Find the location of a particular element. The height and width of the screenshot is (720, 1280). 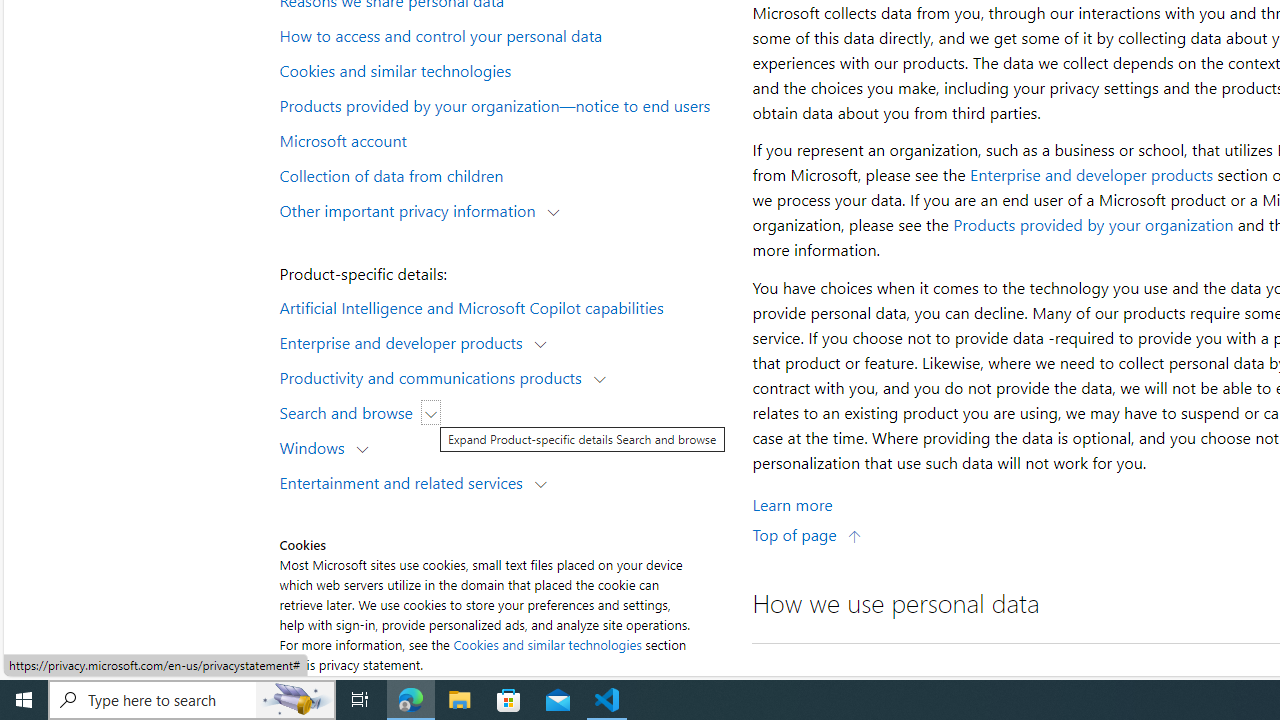

'Learn More about Personal data we collect' is located at coordinates (791, 503).